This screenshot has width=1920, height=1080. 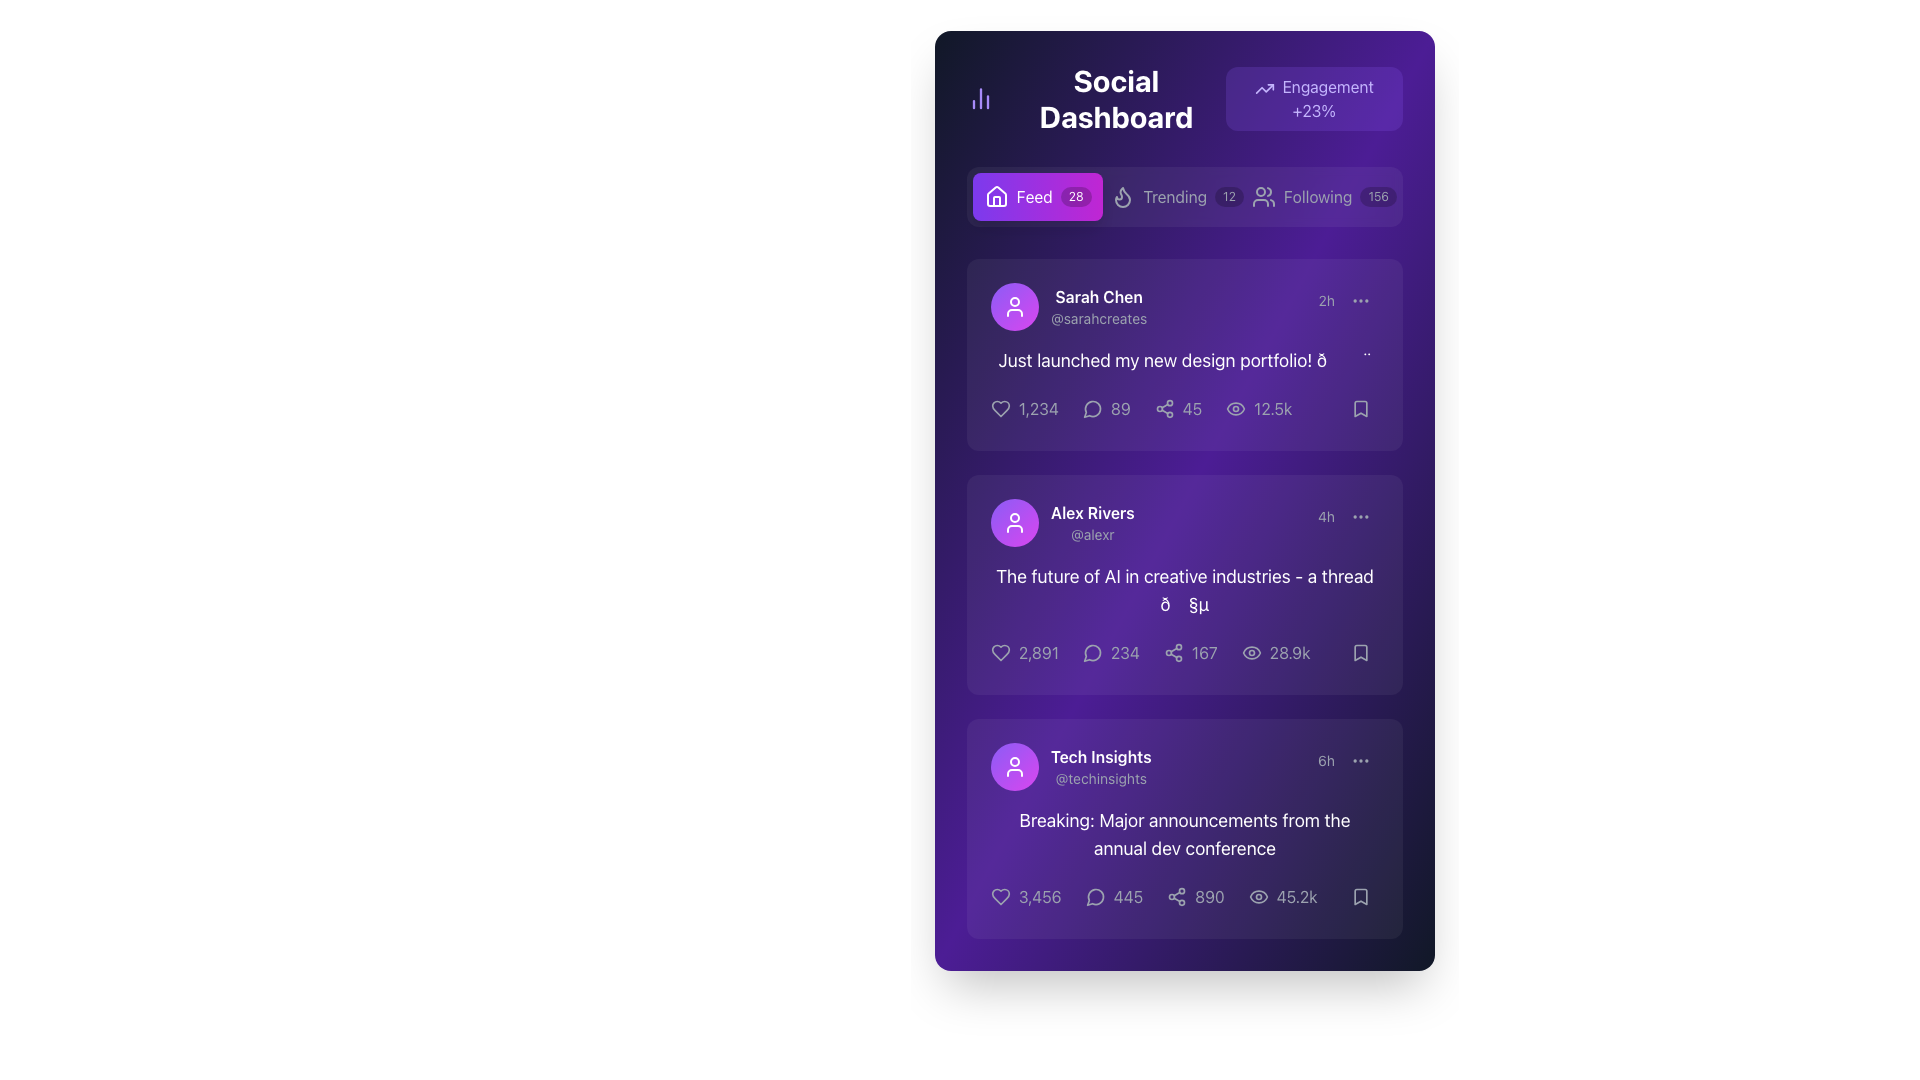 I want to click on the chat bubble icon, which features a hollow design and rounded speech tail, to initiate a comment, so click(x=1091, y=408).